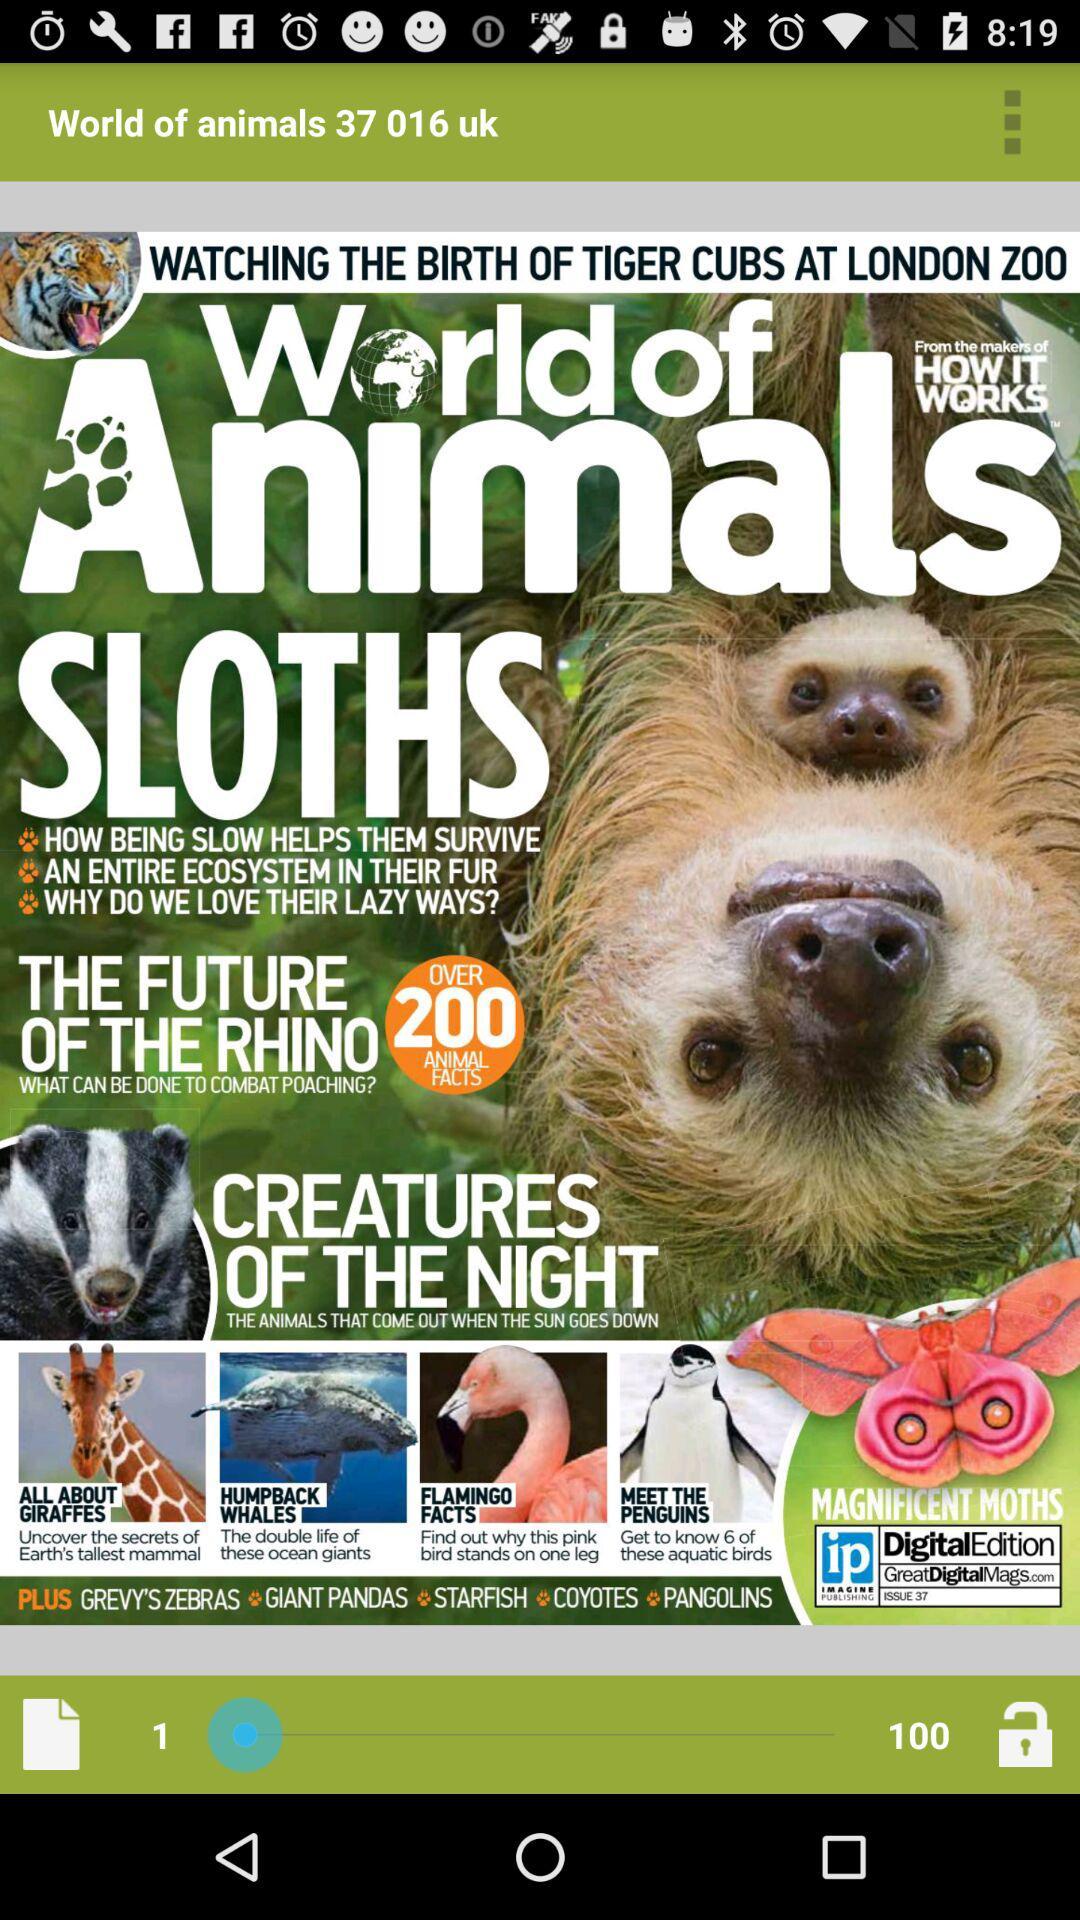 This screenshot has width=1080, height=1920. I want to click on item next to the world of animals app, so click(1012, 121).